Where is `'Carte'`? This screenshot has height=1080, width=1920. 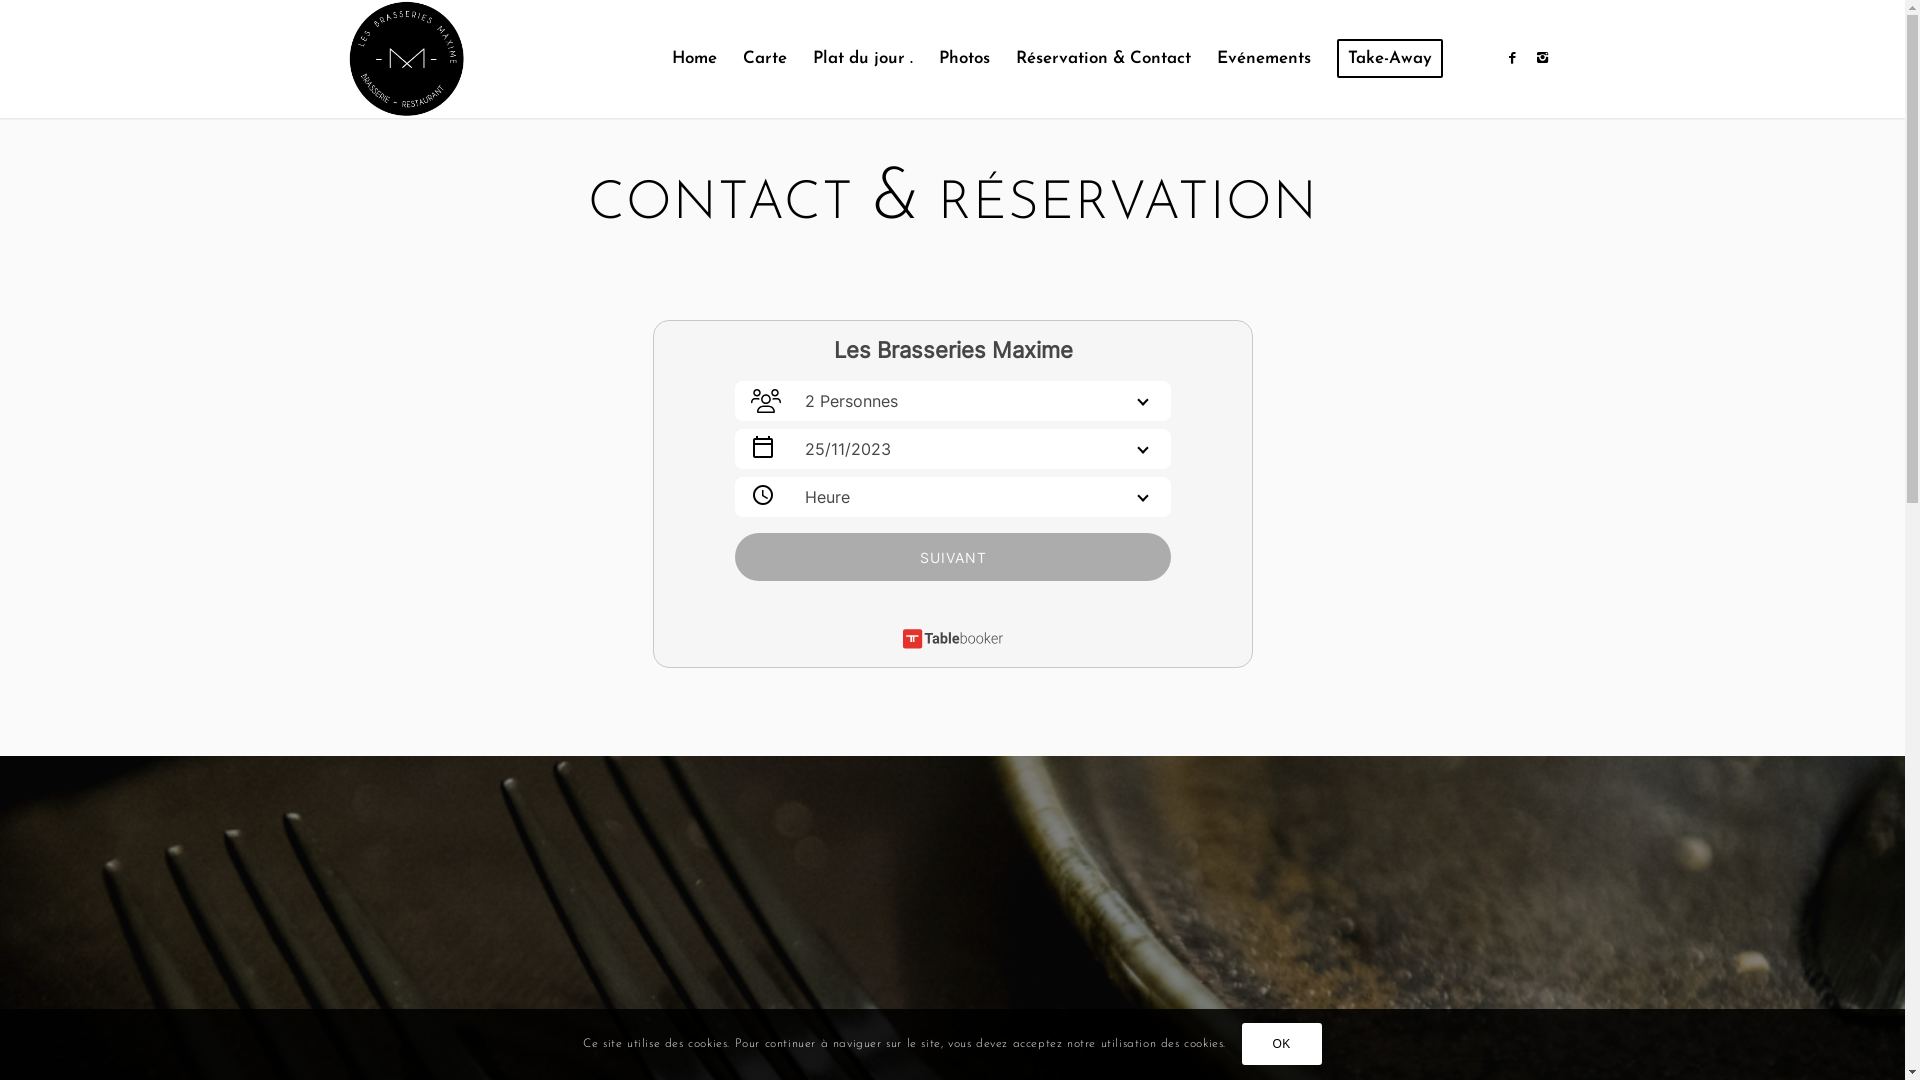
'Carte' is located at coordinates (763, 57).